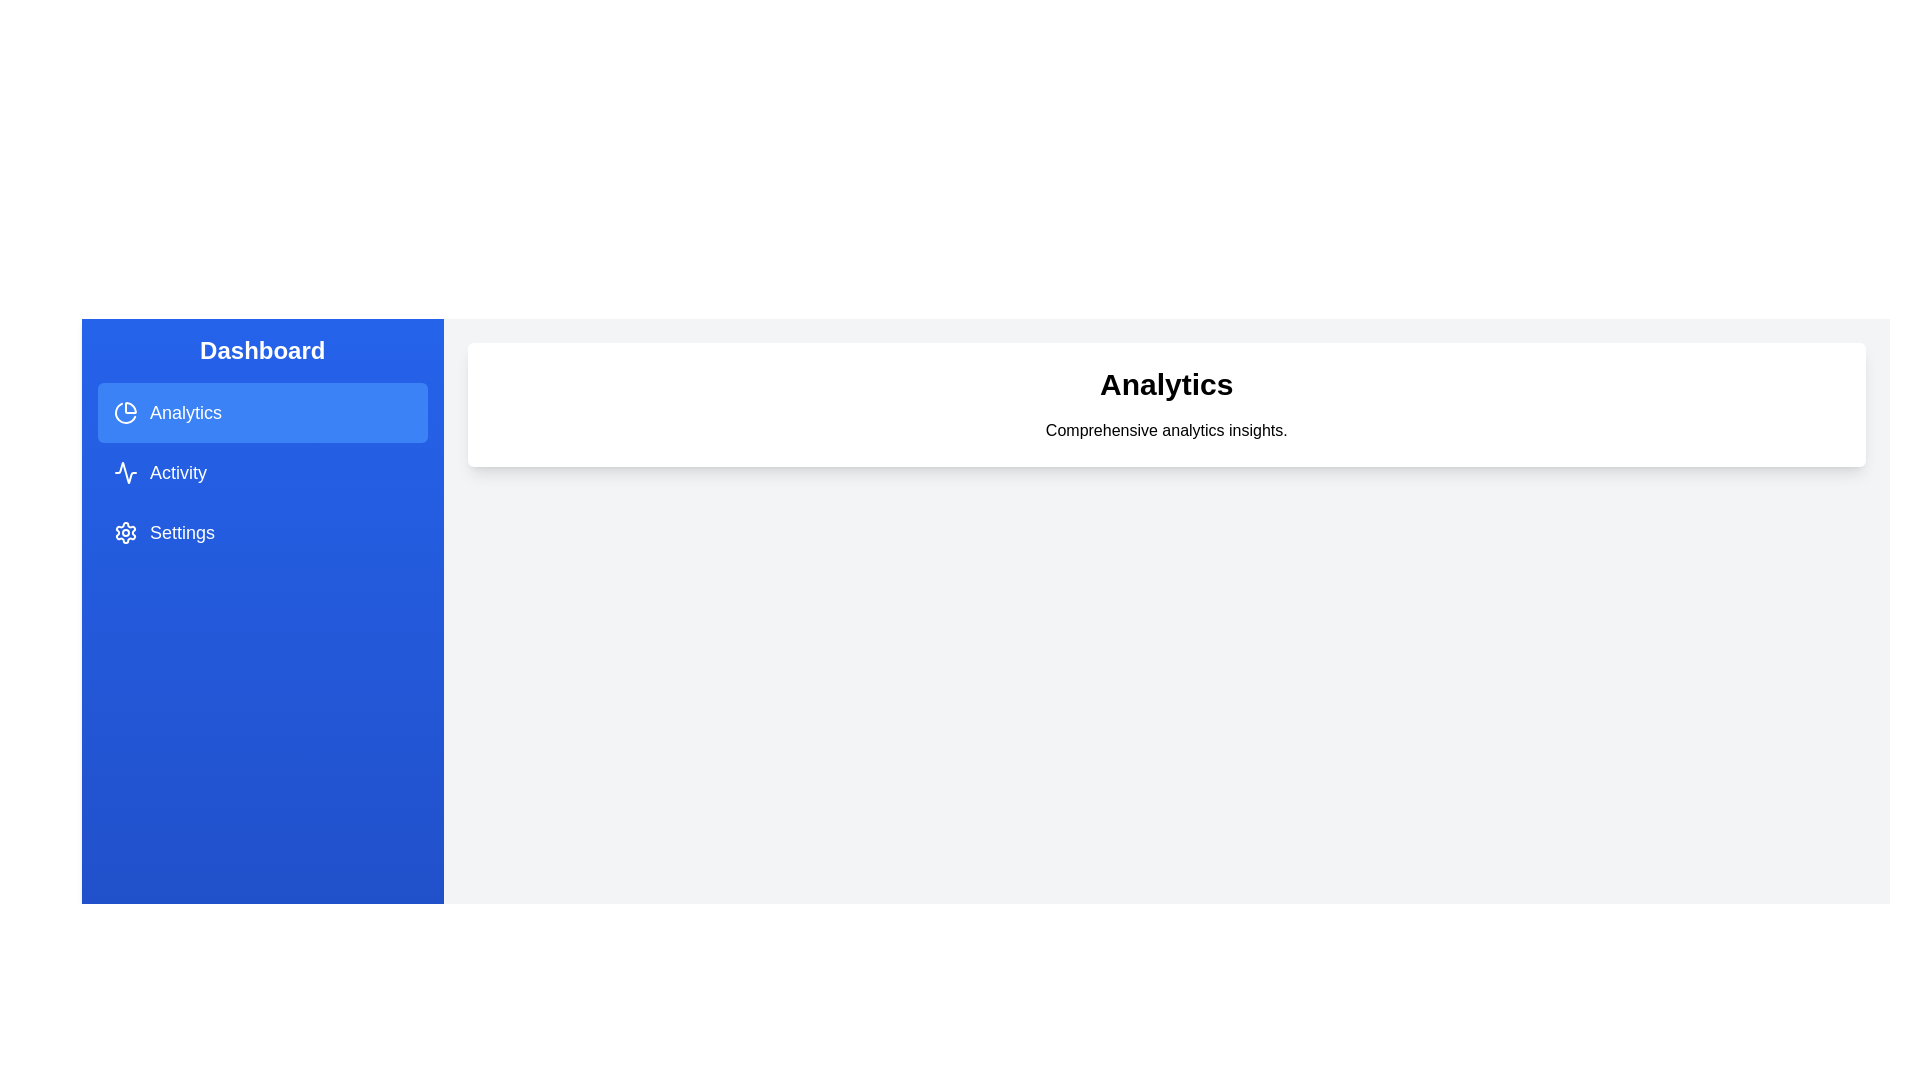 The height and width of the screenshot is (1080, 1920). I want to click on the gear-like icon representing the settings functionality located in the vertical sidebar menu, to the left of the 'Settings' label, so click(124, 531).